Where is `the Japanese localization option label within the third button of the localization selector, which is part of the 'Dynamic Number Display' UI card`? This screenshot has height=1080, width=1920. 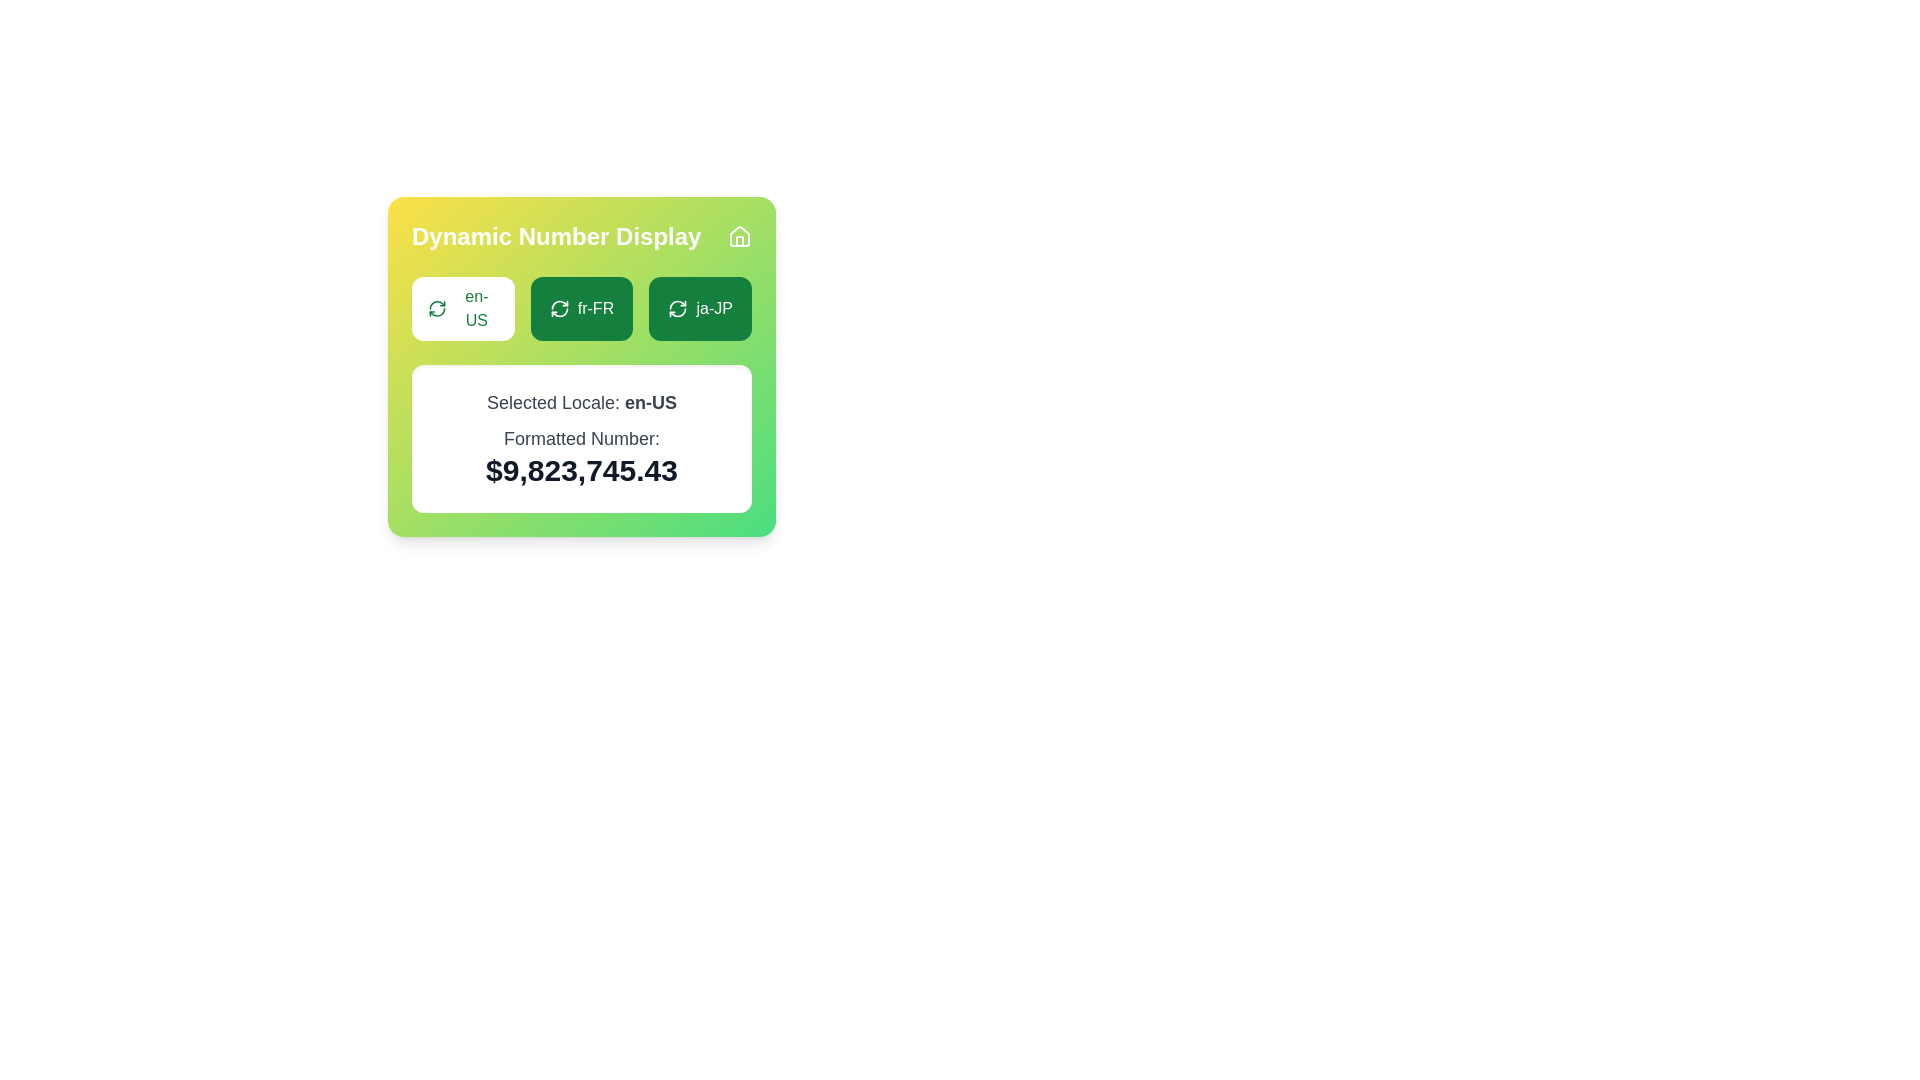
the Japanese localization option label within the third button of the localization selector, which is part of the 'Dynamic Number Display' UI card is located at coordinates (714, 308).